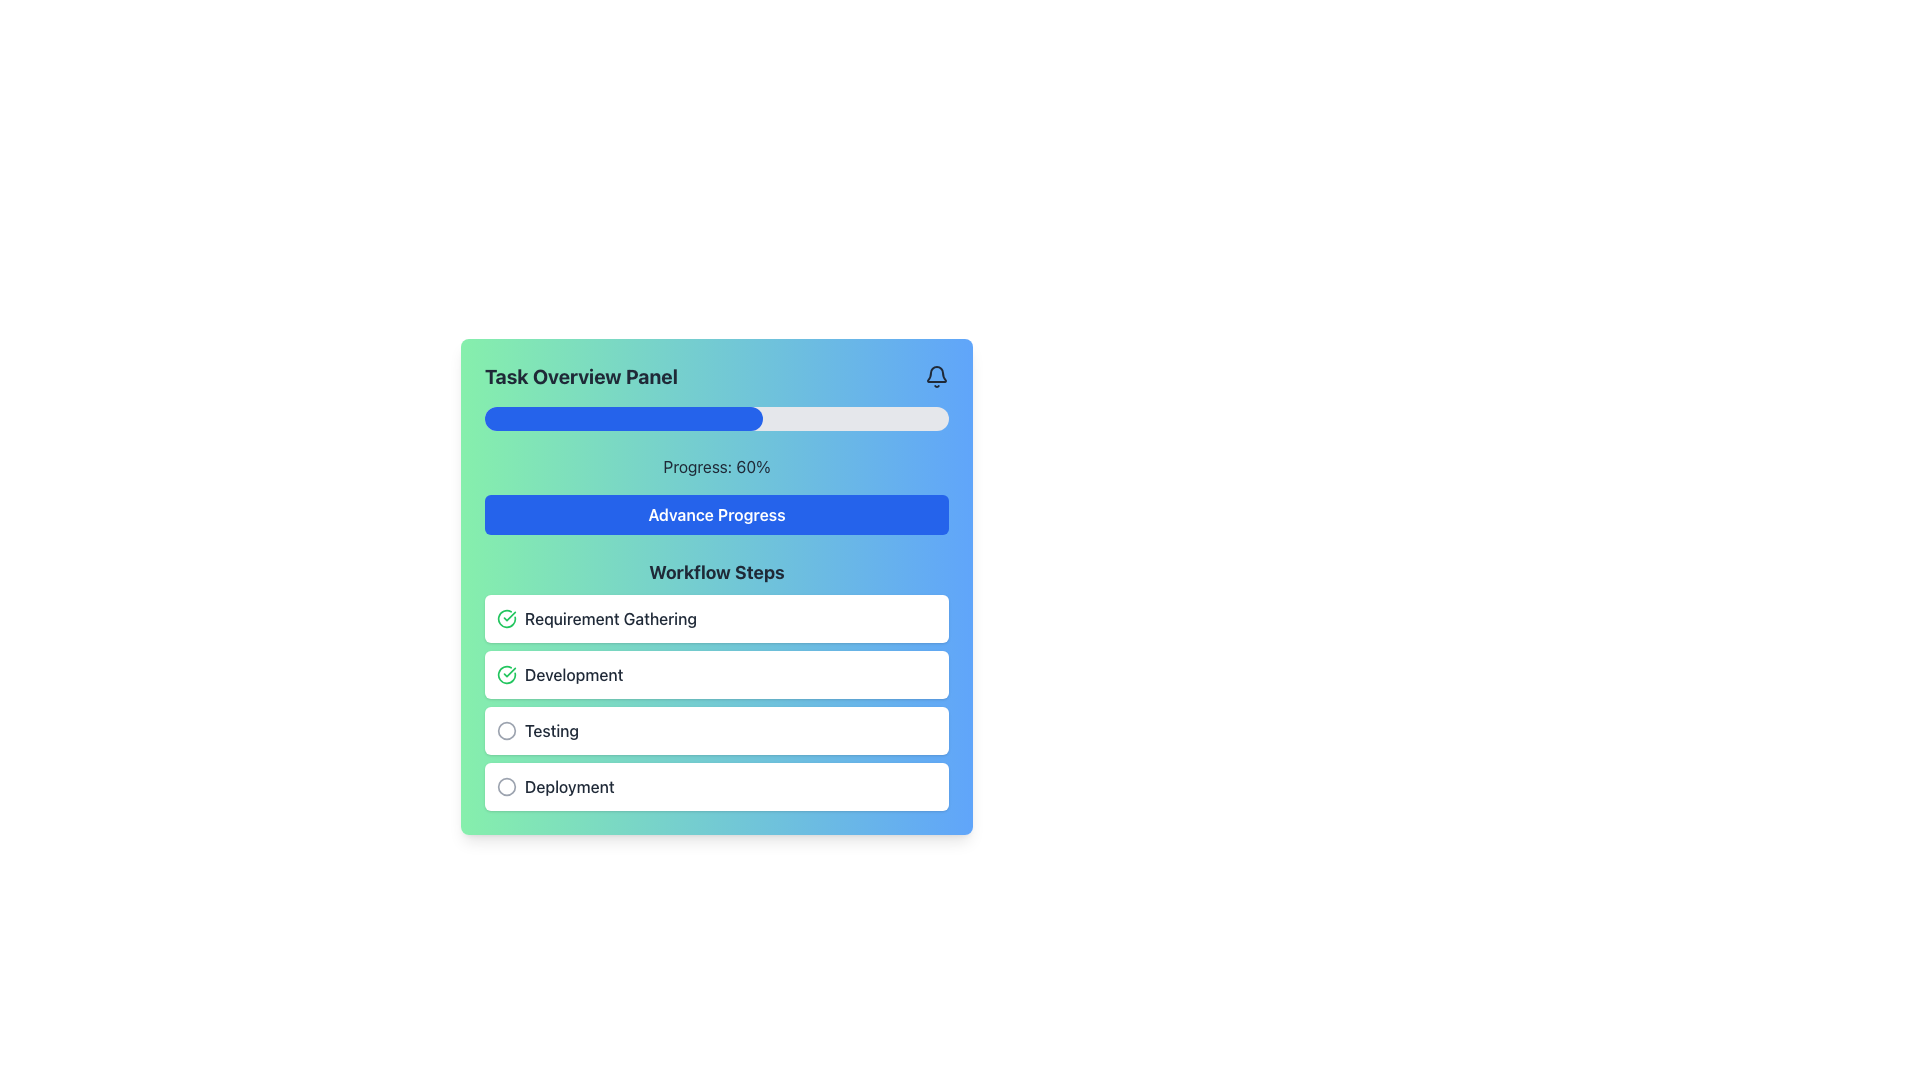 This screenshot has width=1920, height=1080. I want to click on the text label that serves as the title or heading for the section containing workflow steps, positioned at the top left corner of the list portion of the panel, so click(716, 573).